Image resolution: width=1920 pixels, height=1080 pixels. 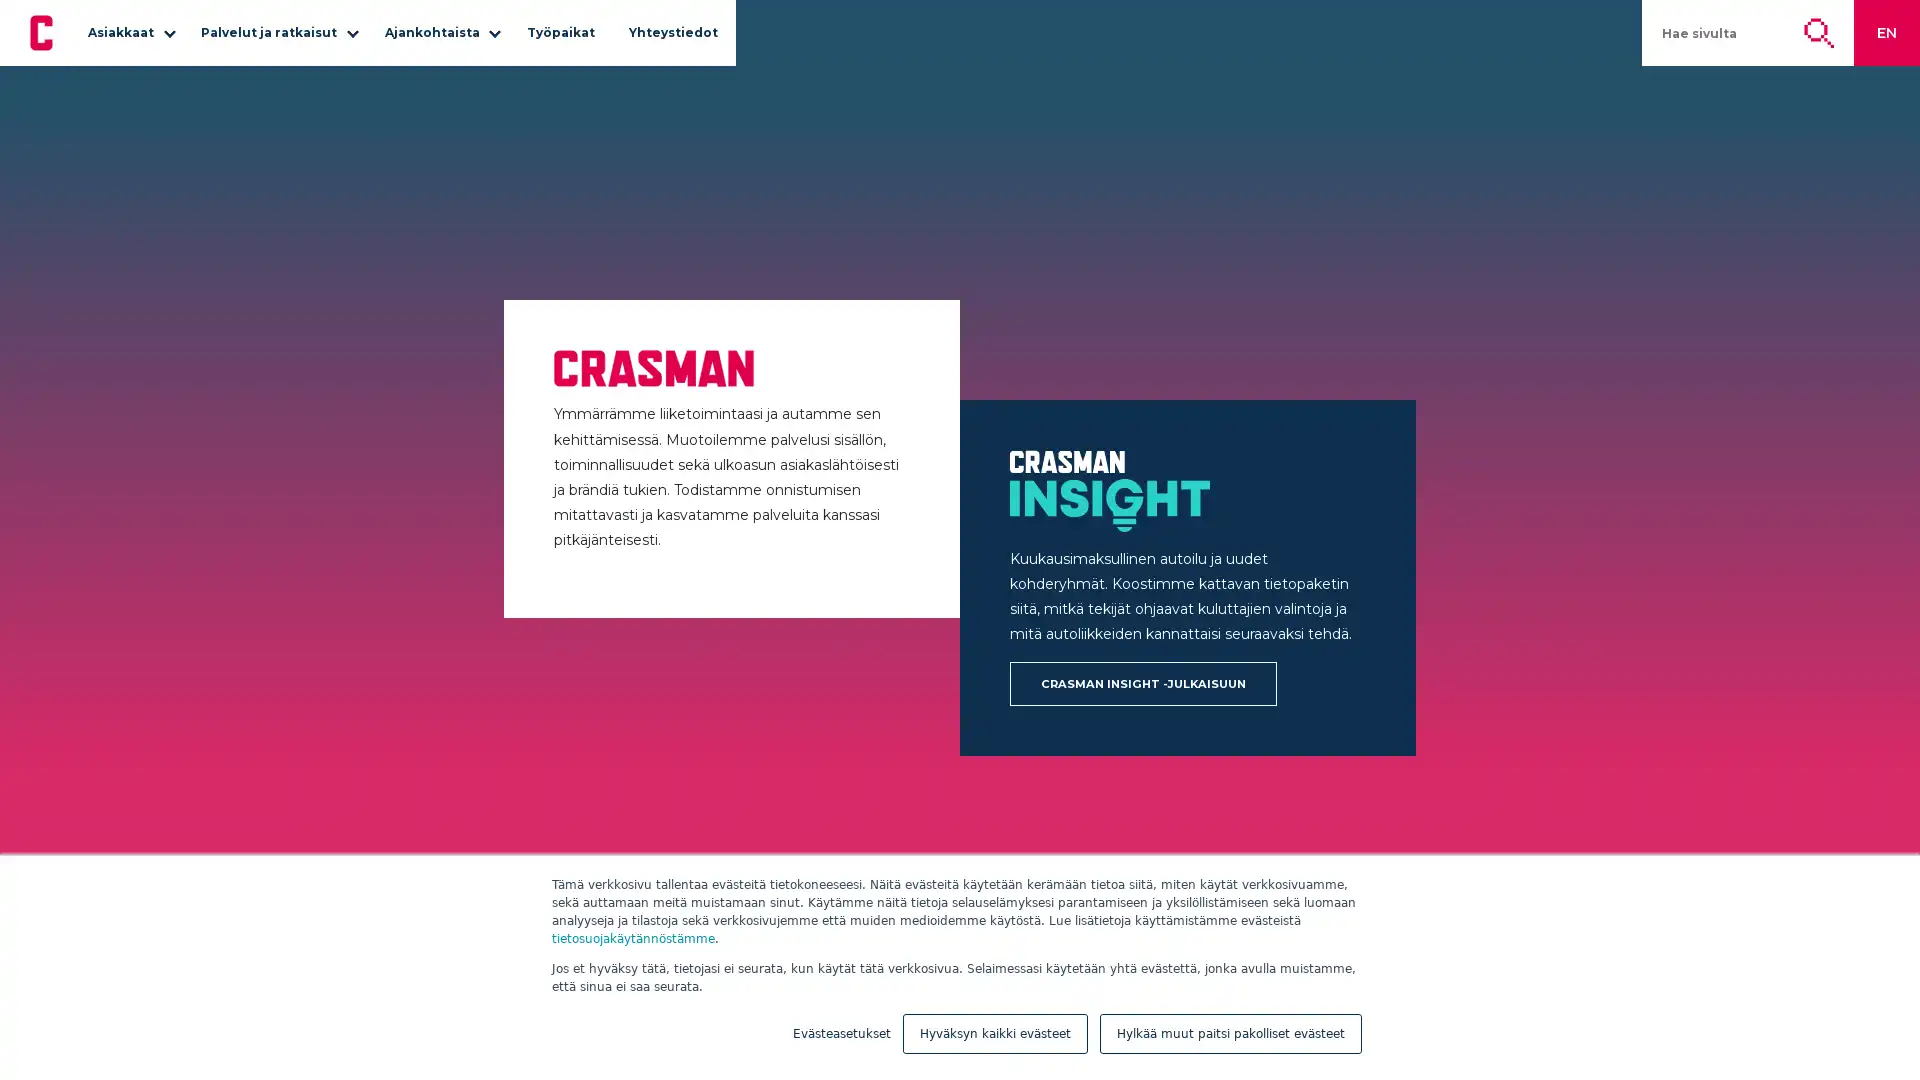 What do you see at coordinates (995, 1033) in the screenshot?
I see `Hyvaksyn kaikki evasteet` at bounding box center [995, 1033].